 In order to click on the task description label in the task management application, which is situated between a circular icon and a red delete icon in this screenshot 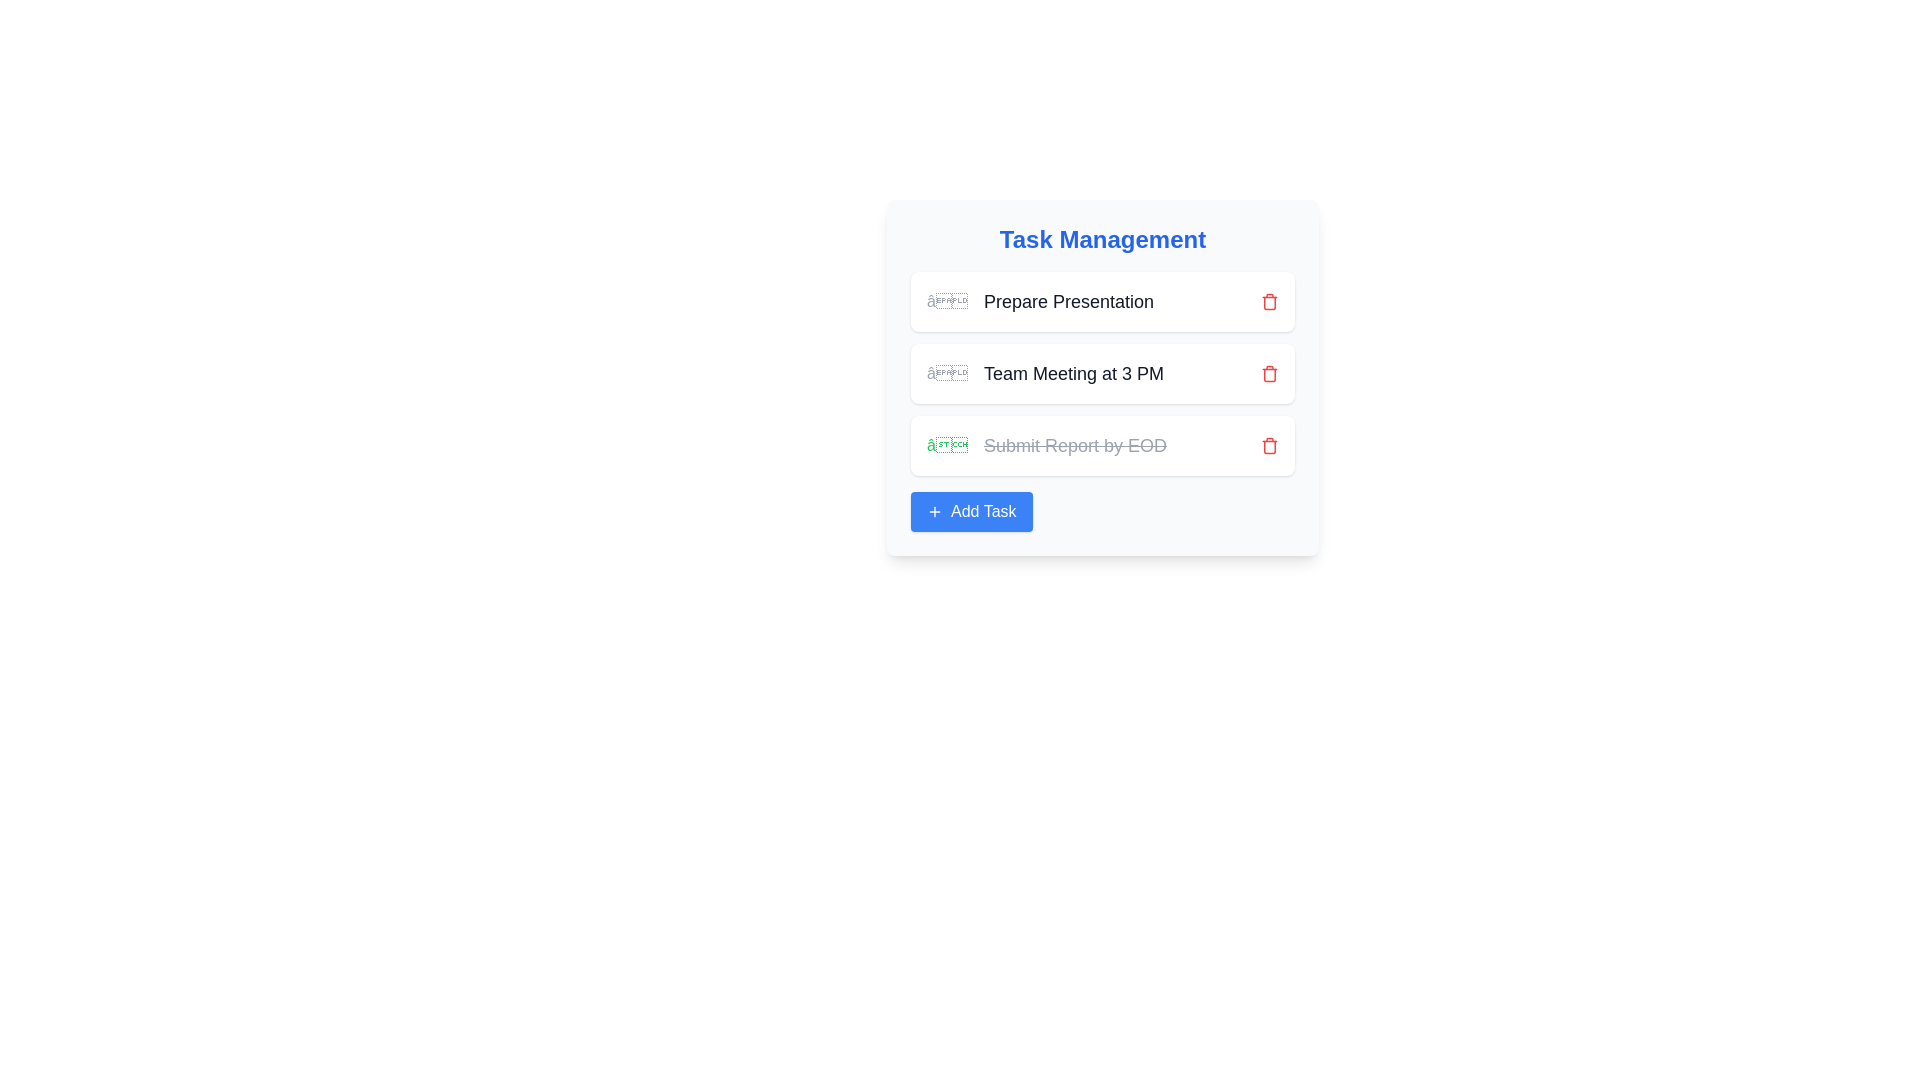, I will do `click(1072, 374)`.